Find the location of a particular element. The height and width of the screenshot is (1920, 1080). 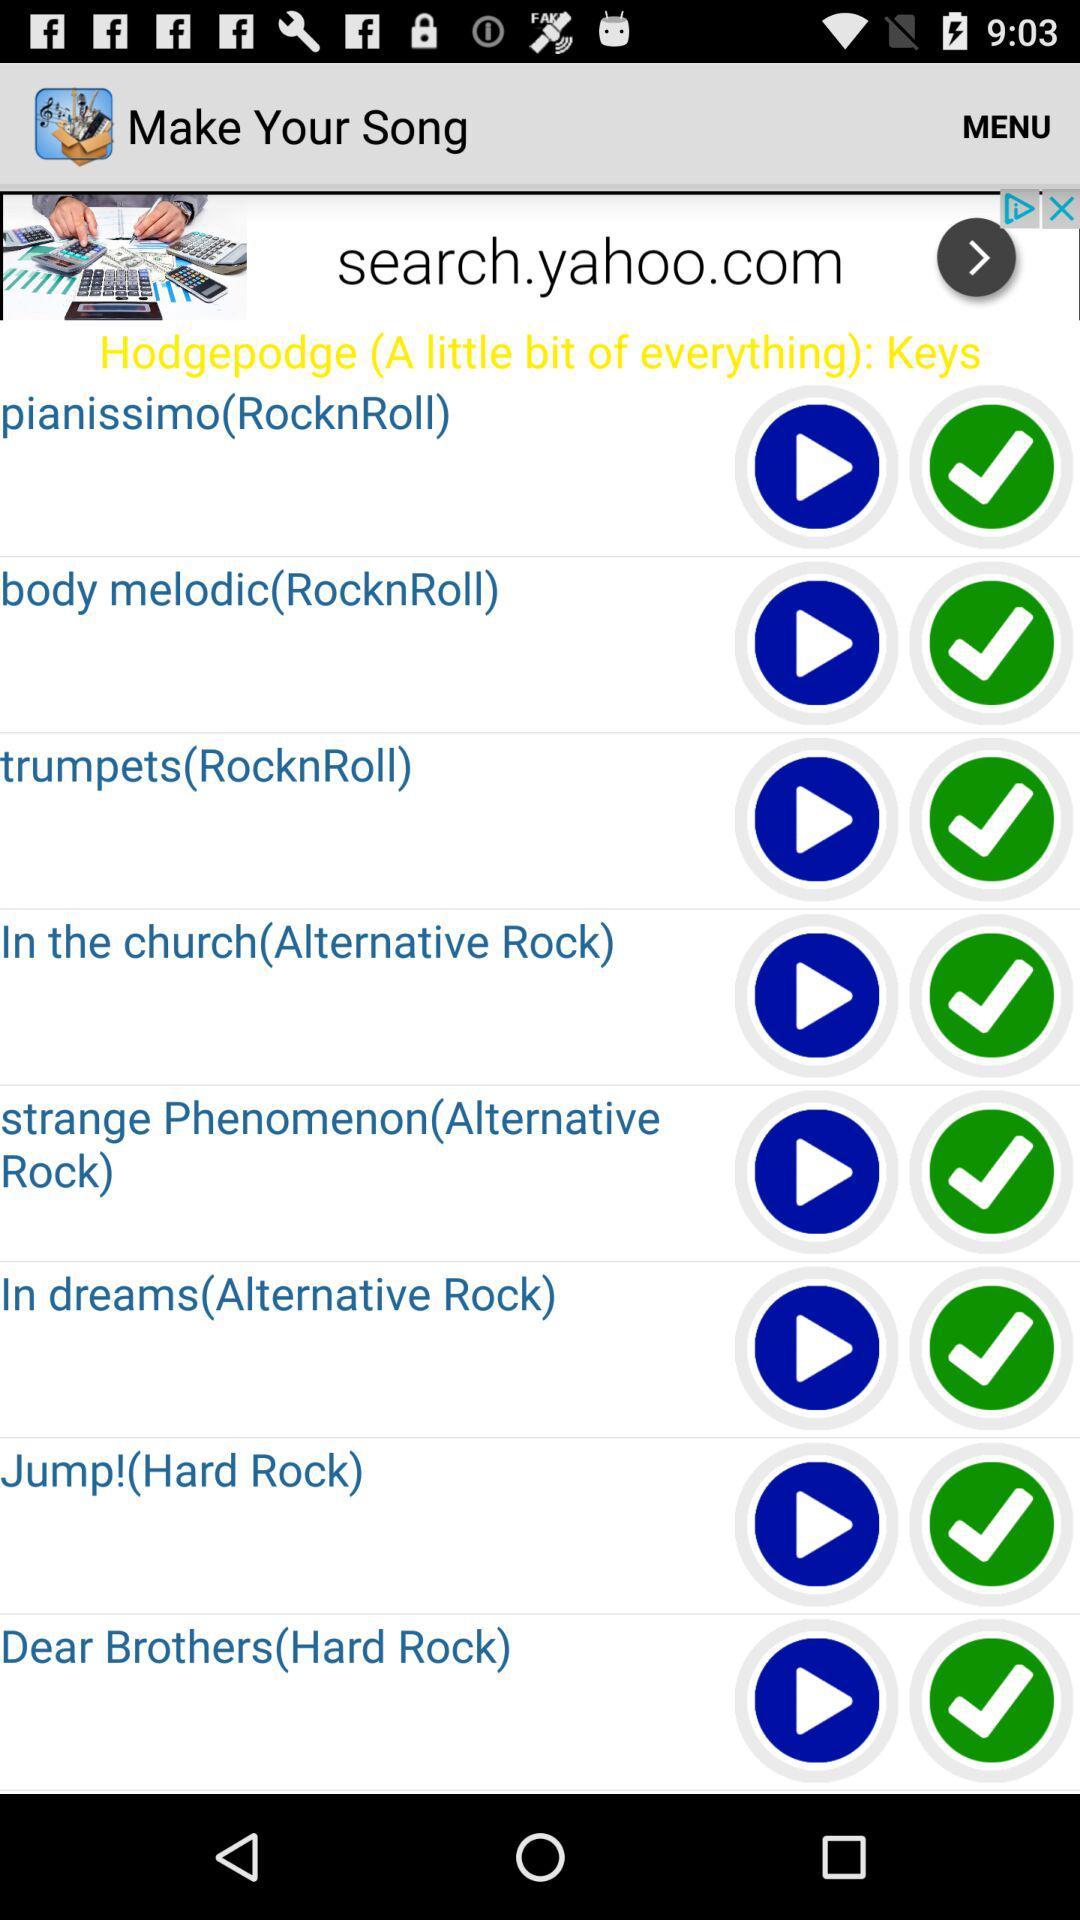

advertisement is located at coordinates (540, 253).